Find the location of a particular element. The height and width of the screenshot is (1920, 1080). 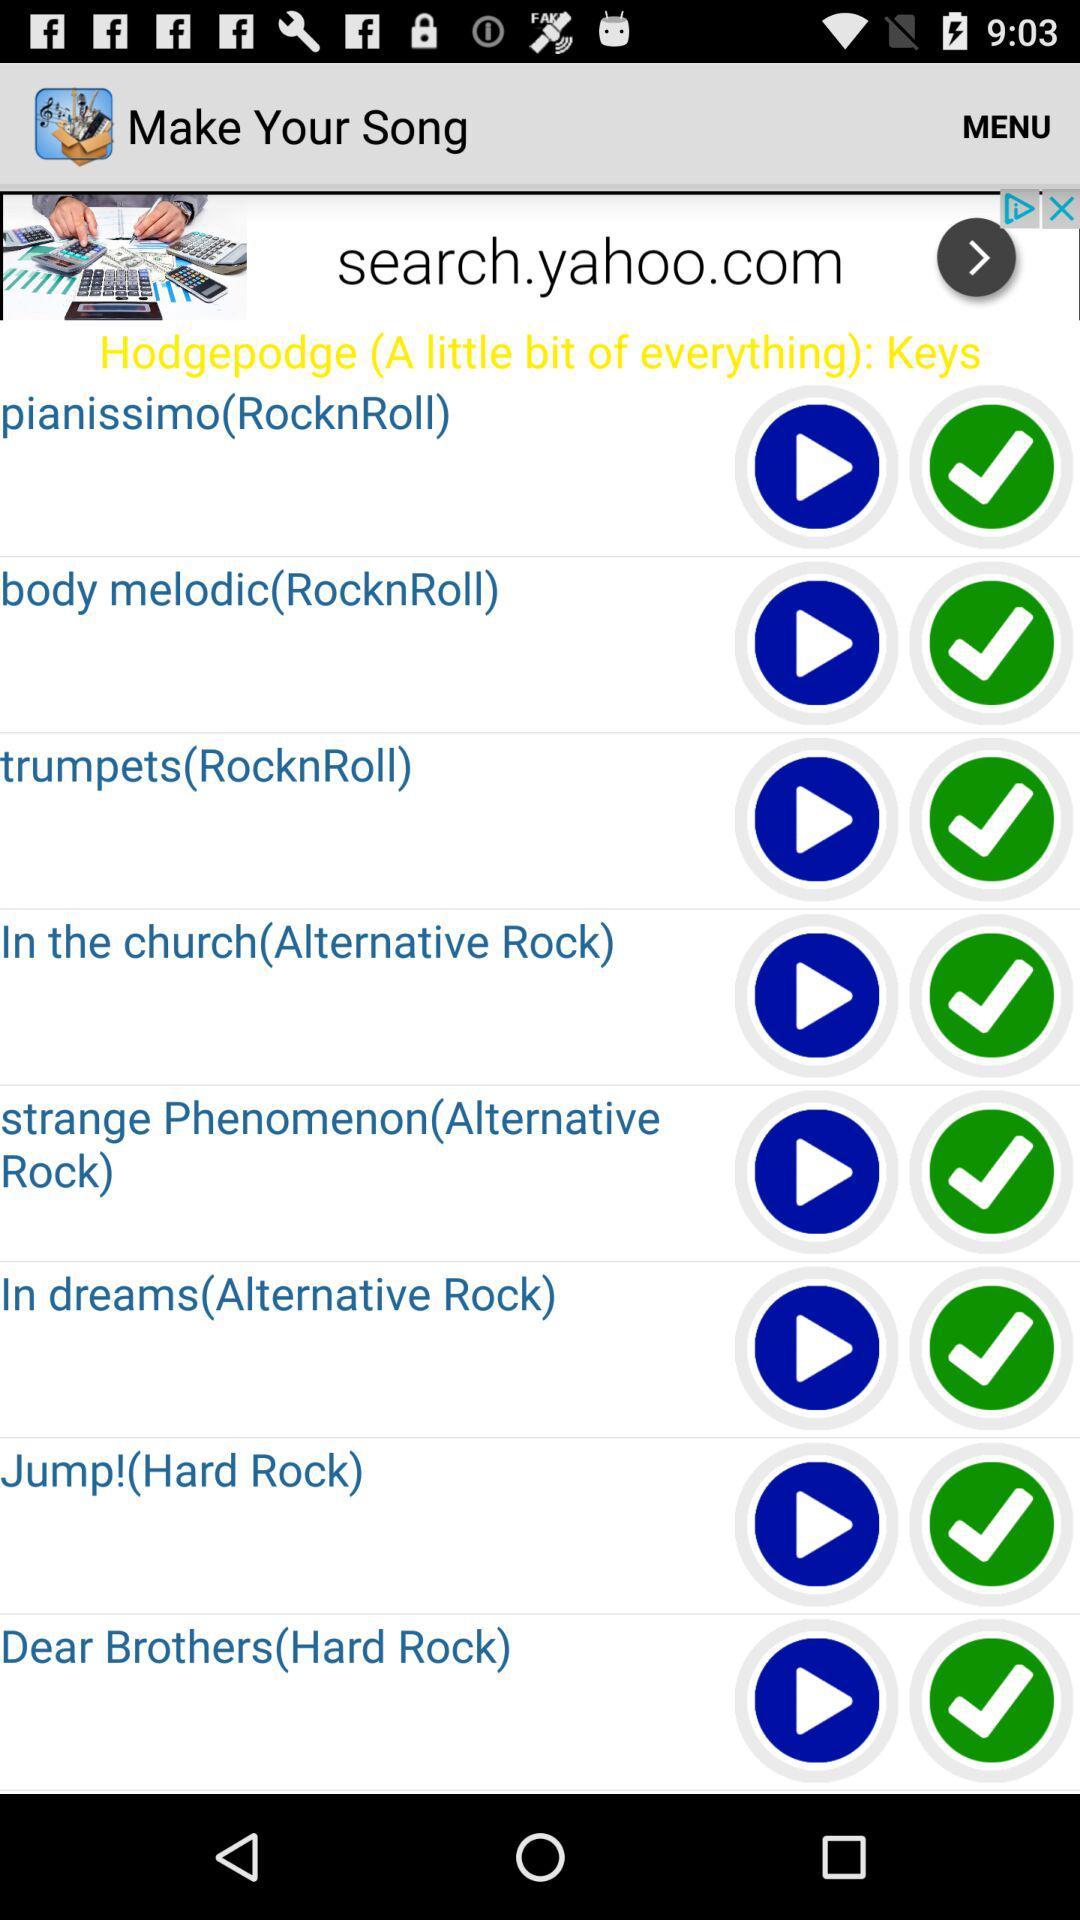

advertisement is located at coordinates (540, 253).